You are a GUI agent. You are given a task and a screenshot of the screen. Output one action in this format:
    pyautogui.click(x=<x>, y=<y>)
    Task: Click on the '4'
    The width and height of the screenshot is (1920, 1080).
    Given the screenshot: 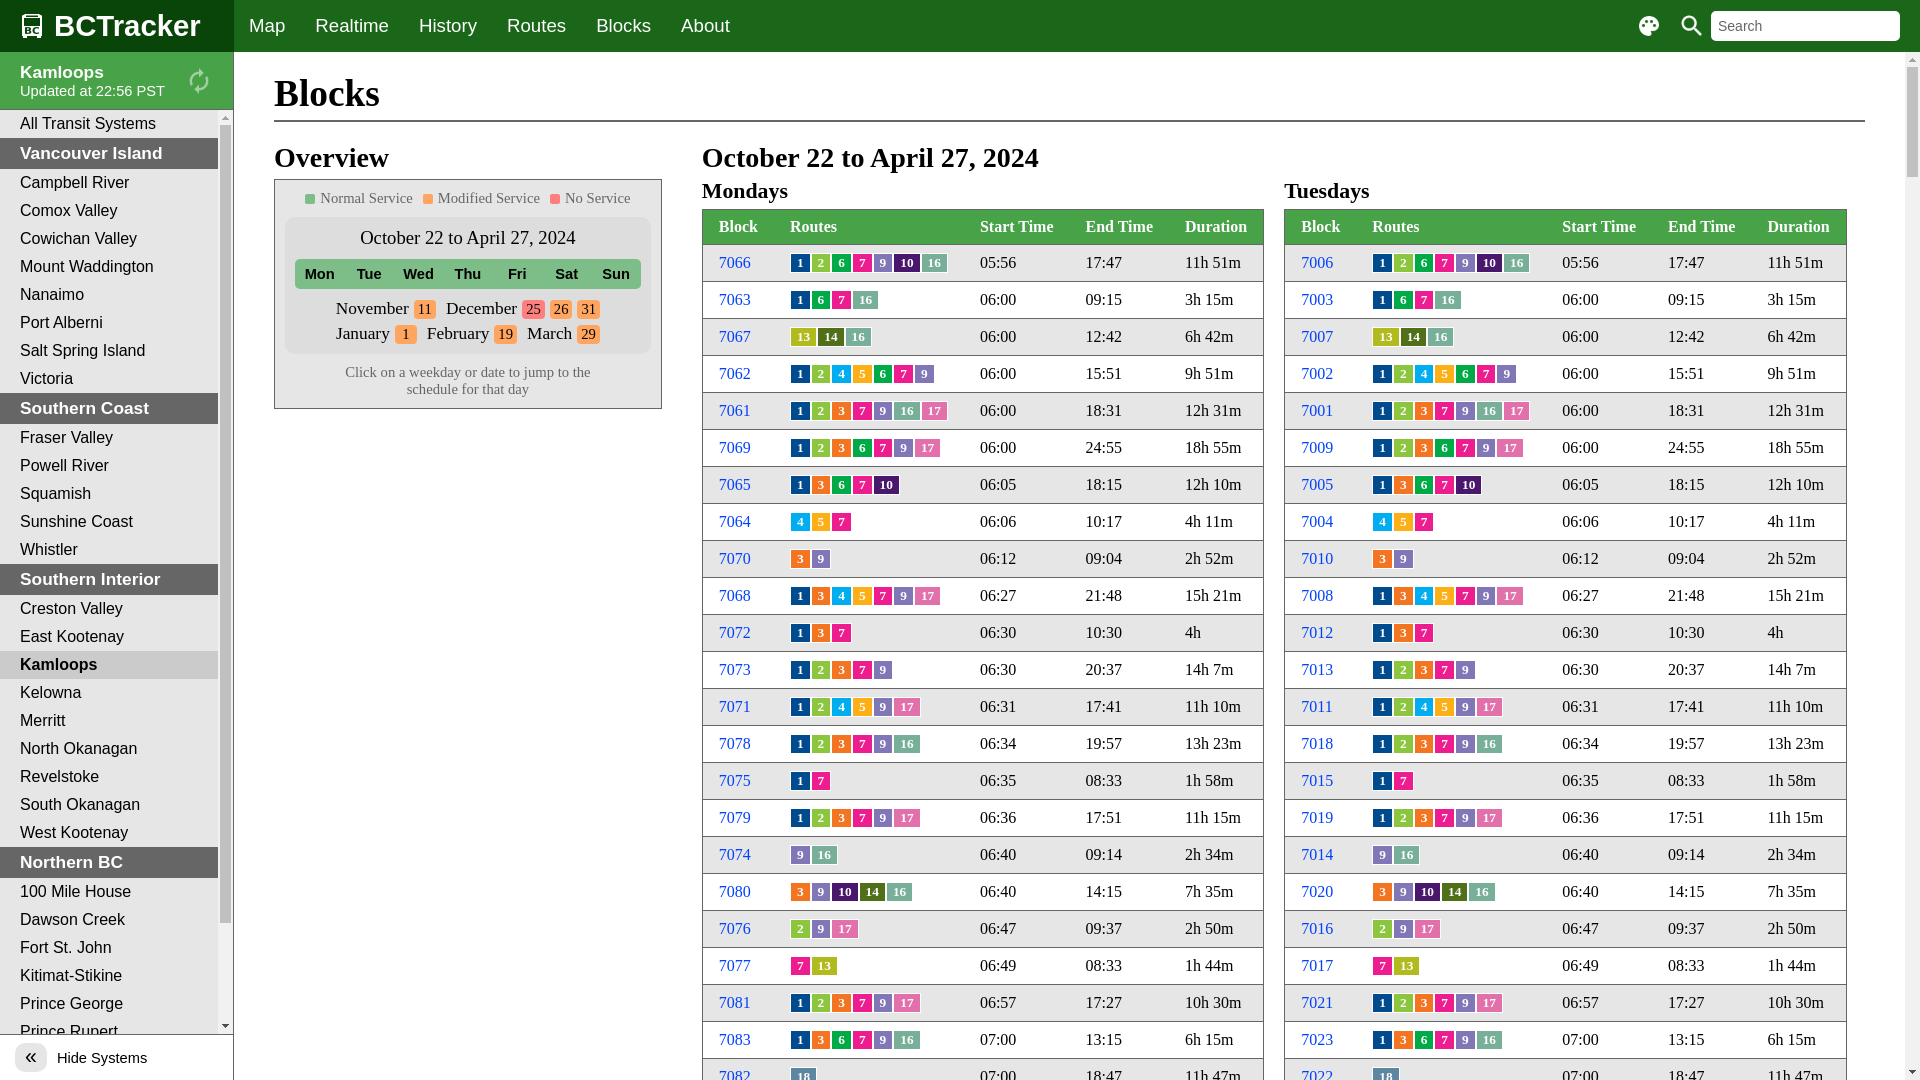 What is the action you would take?
    pyautogui.click(x=841, y=595)
    